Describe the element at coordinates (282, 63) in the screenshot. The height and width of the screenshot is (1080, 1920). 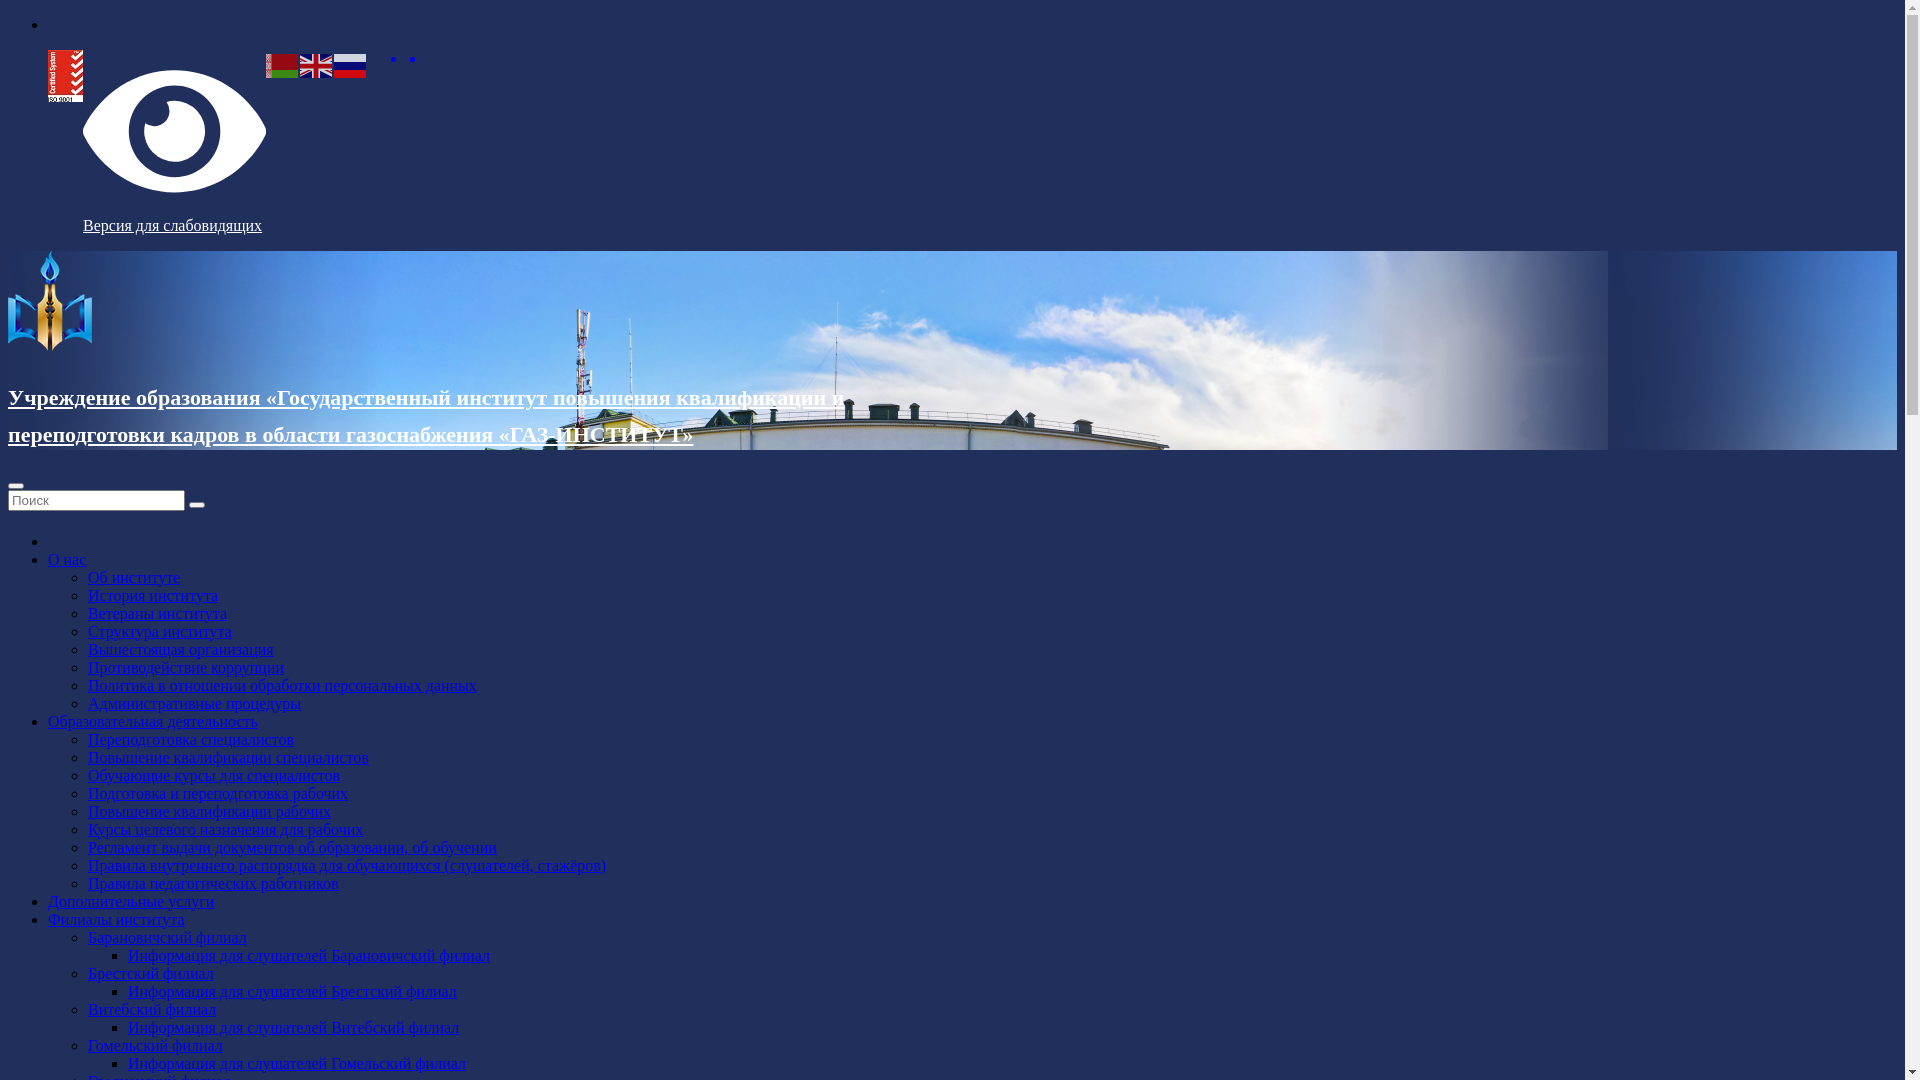
I see `'Belarusian'` at that location.